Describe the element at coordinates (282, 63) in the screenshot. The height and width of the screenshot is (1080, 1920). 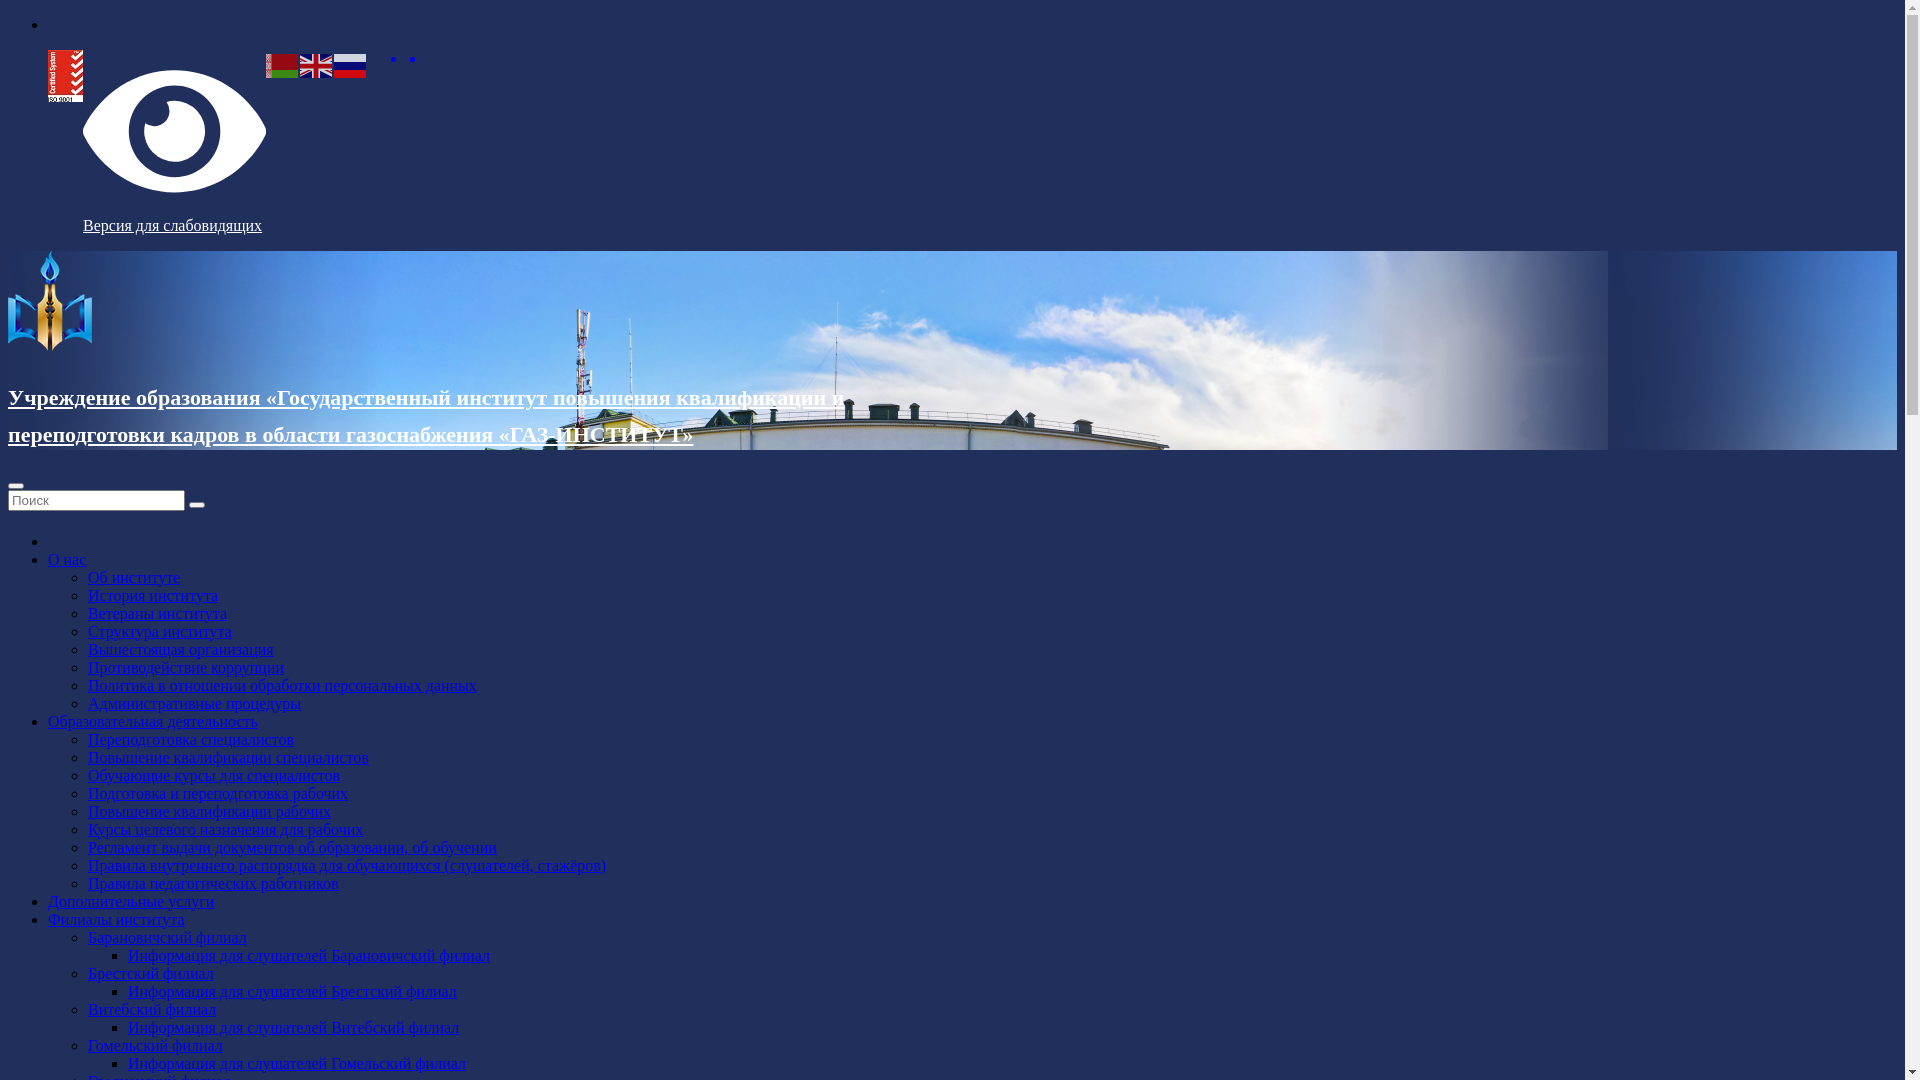
I see `'Belarusian'` at that location.